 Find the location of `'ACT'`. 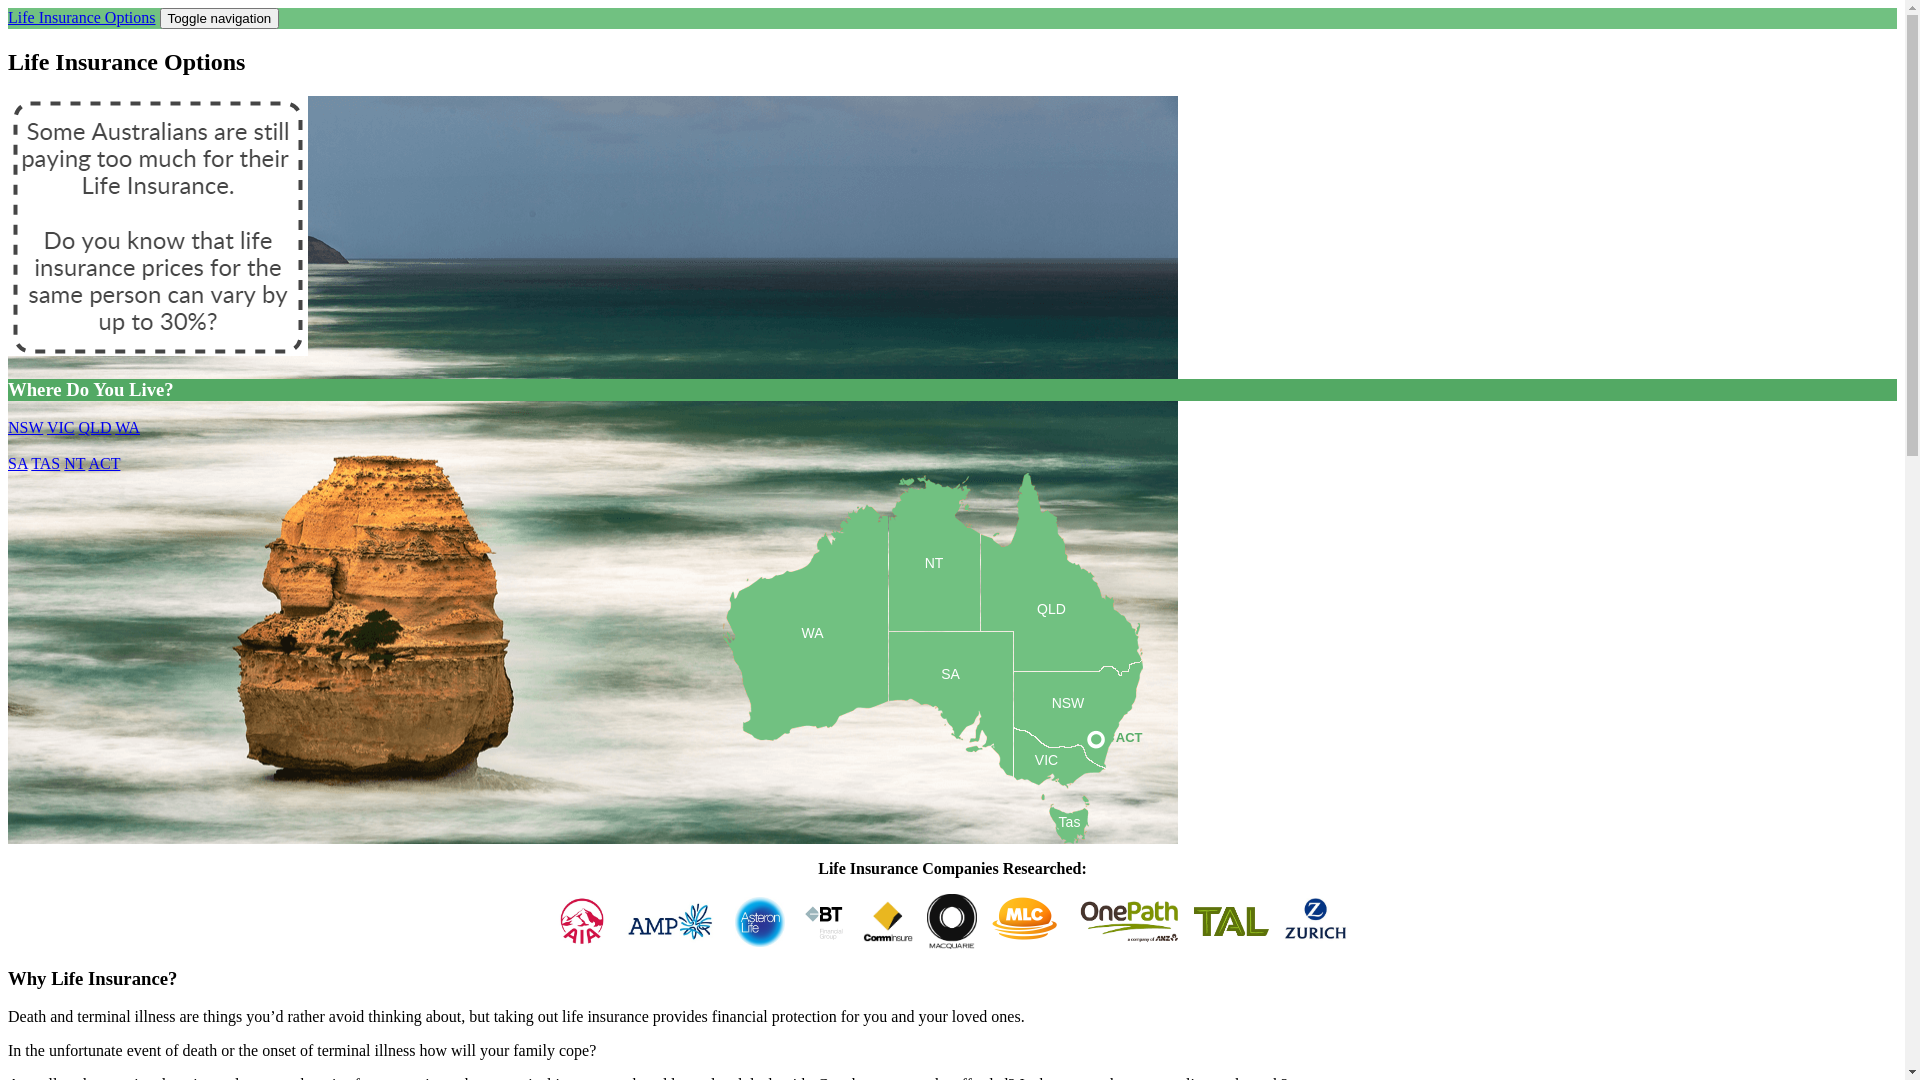

'ACT' is located at coordinates (1112, 739).